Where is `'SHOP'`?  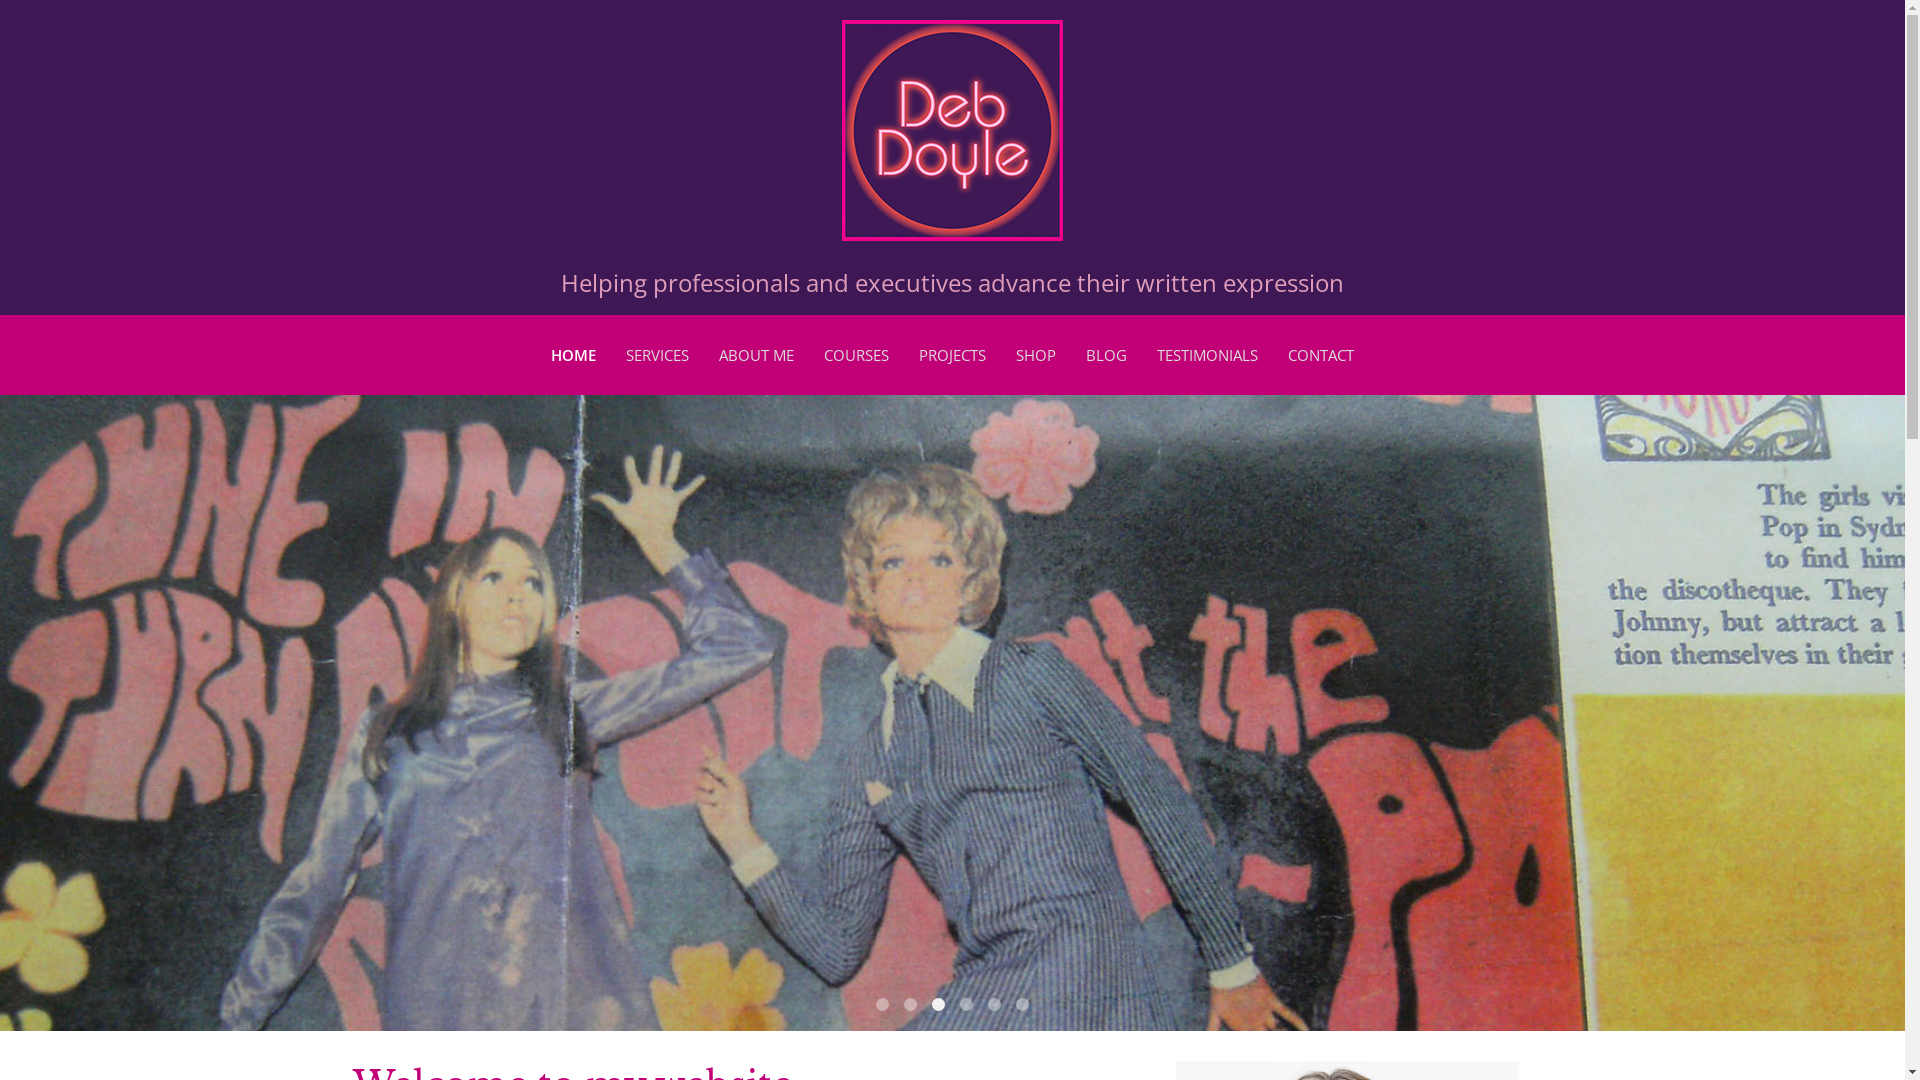
'SHOP' is located at coordinates (1036, 353).